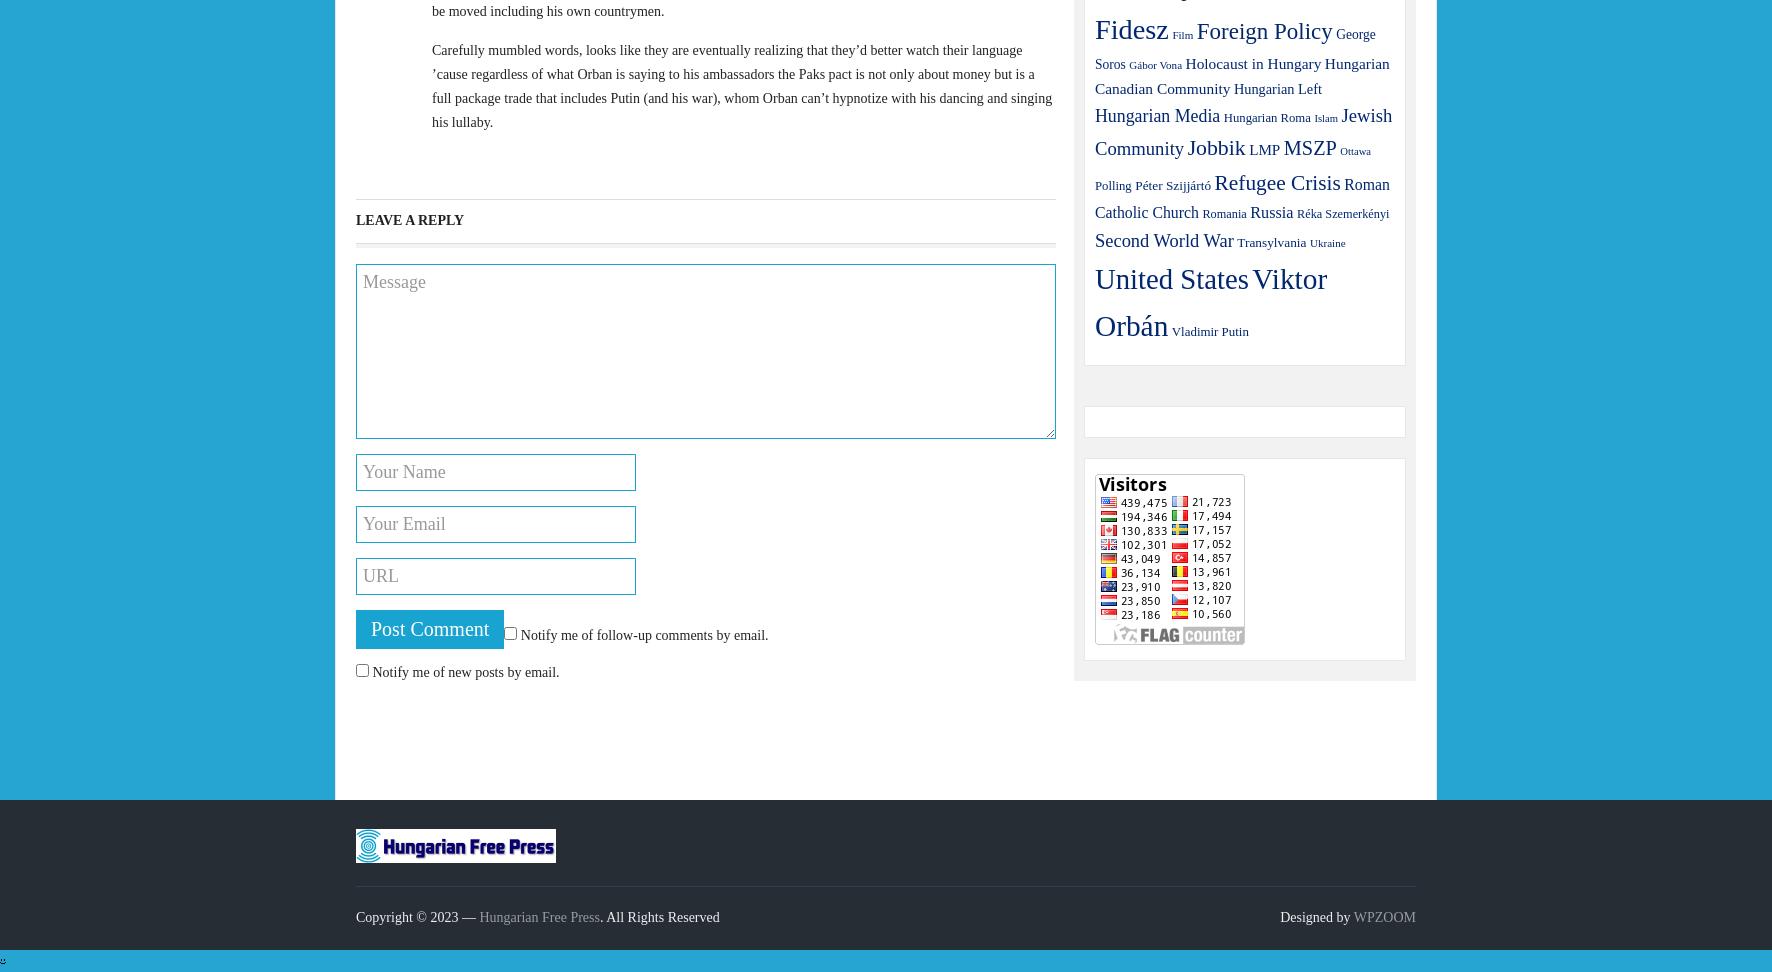 This screenshot has height=972, width=1772. I want to click on 'Second World War', so click(1163, 238).